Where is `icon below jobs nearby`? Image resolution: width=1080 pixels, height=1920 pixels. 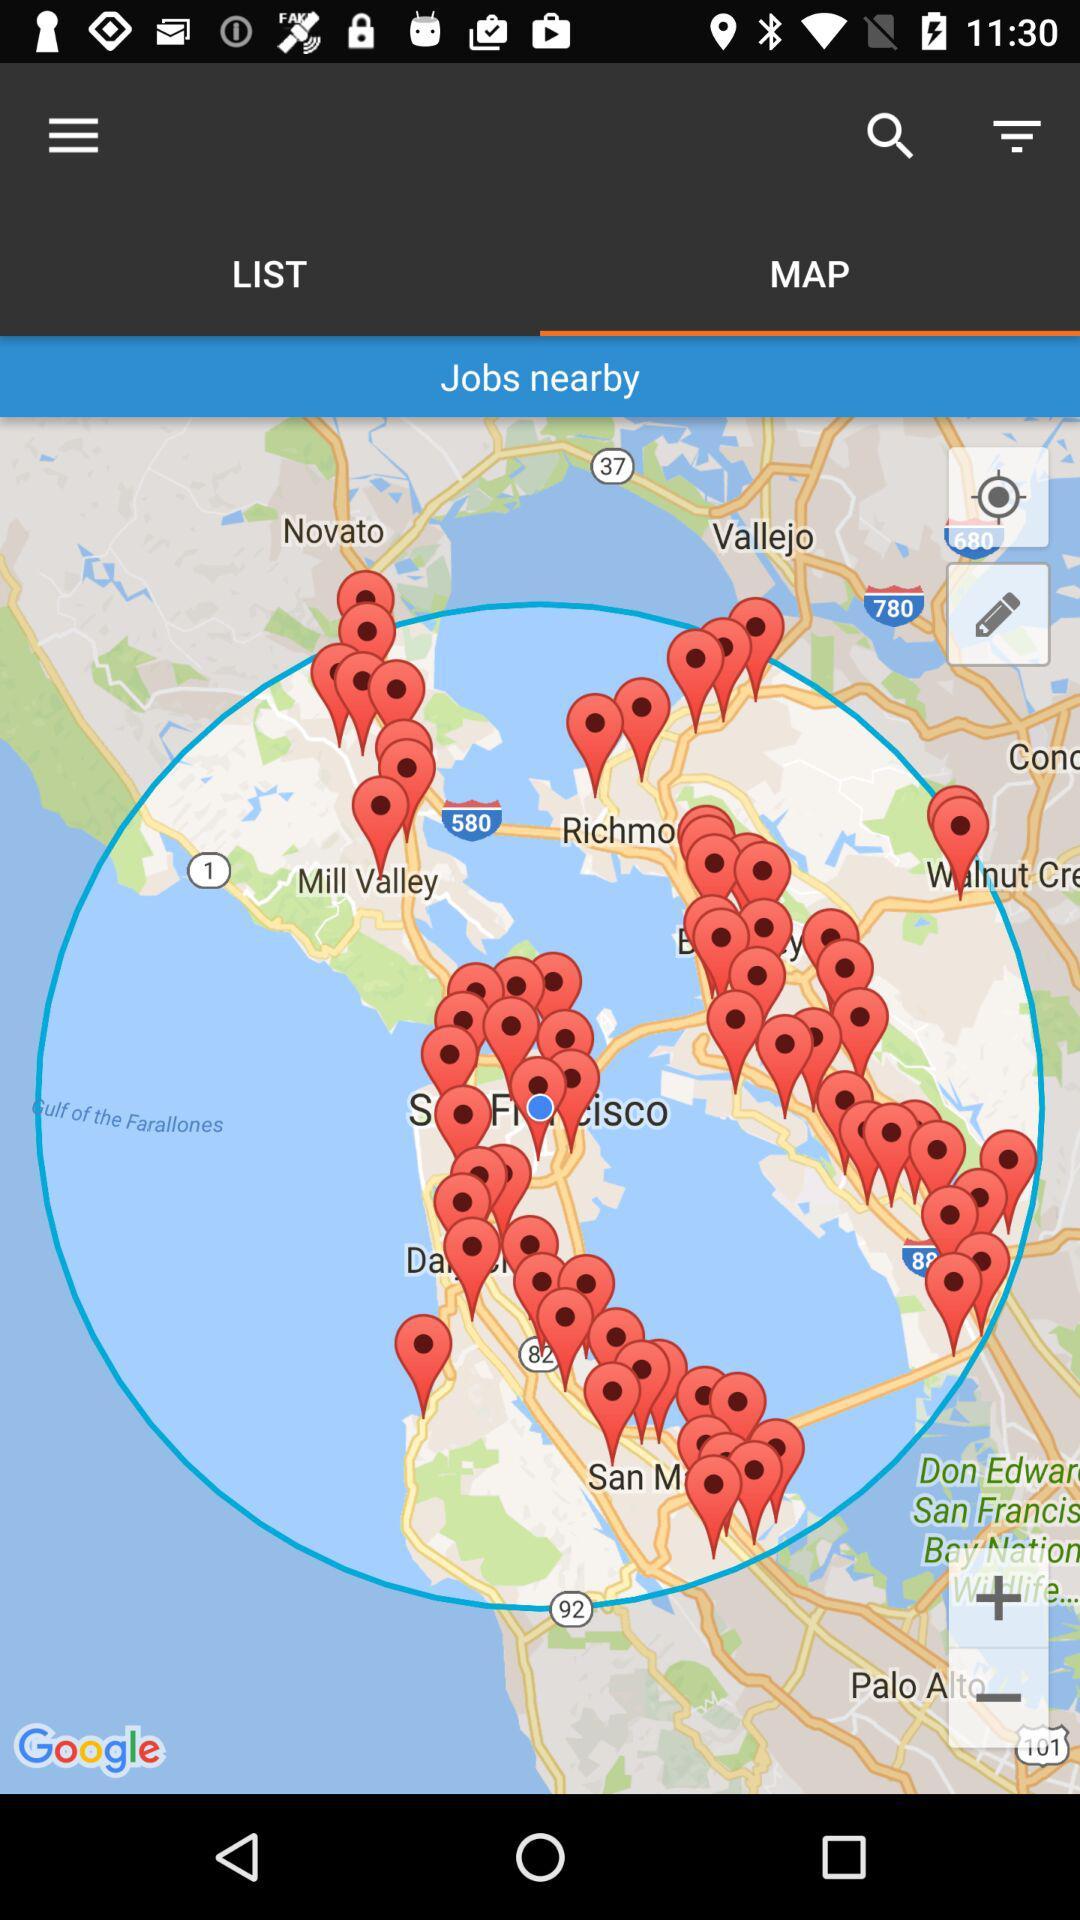
icon below jobs nearby is located at coordinates (540, 1104).